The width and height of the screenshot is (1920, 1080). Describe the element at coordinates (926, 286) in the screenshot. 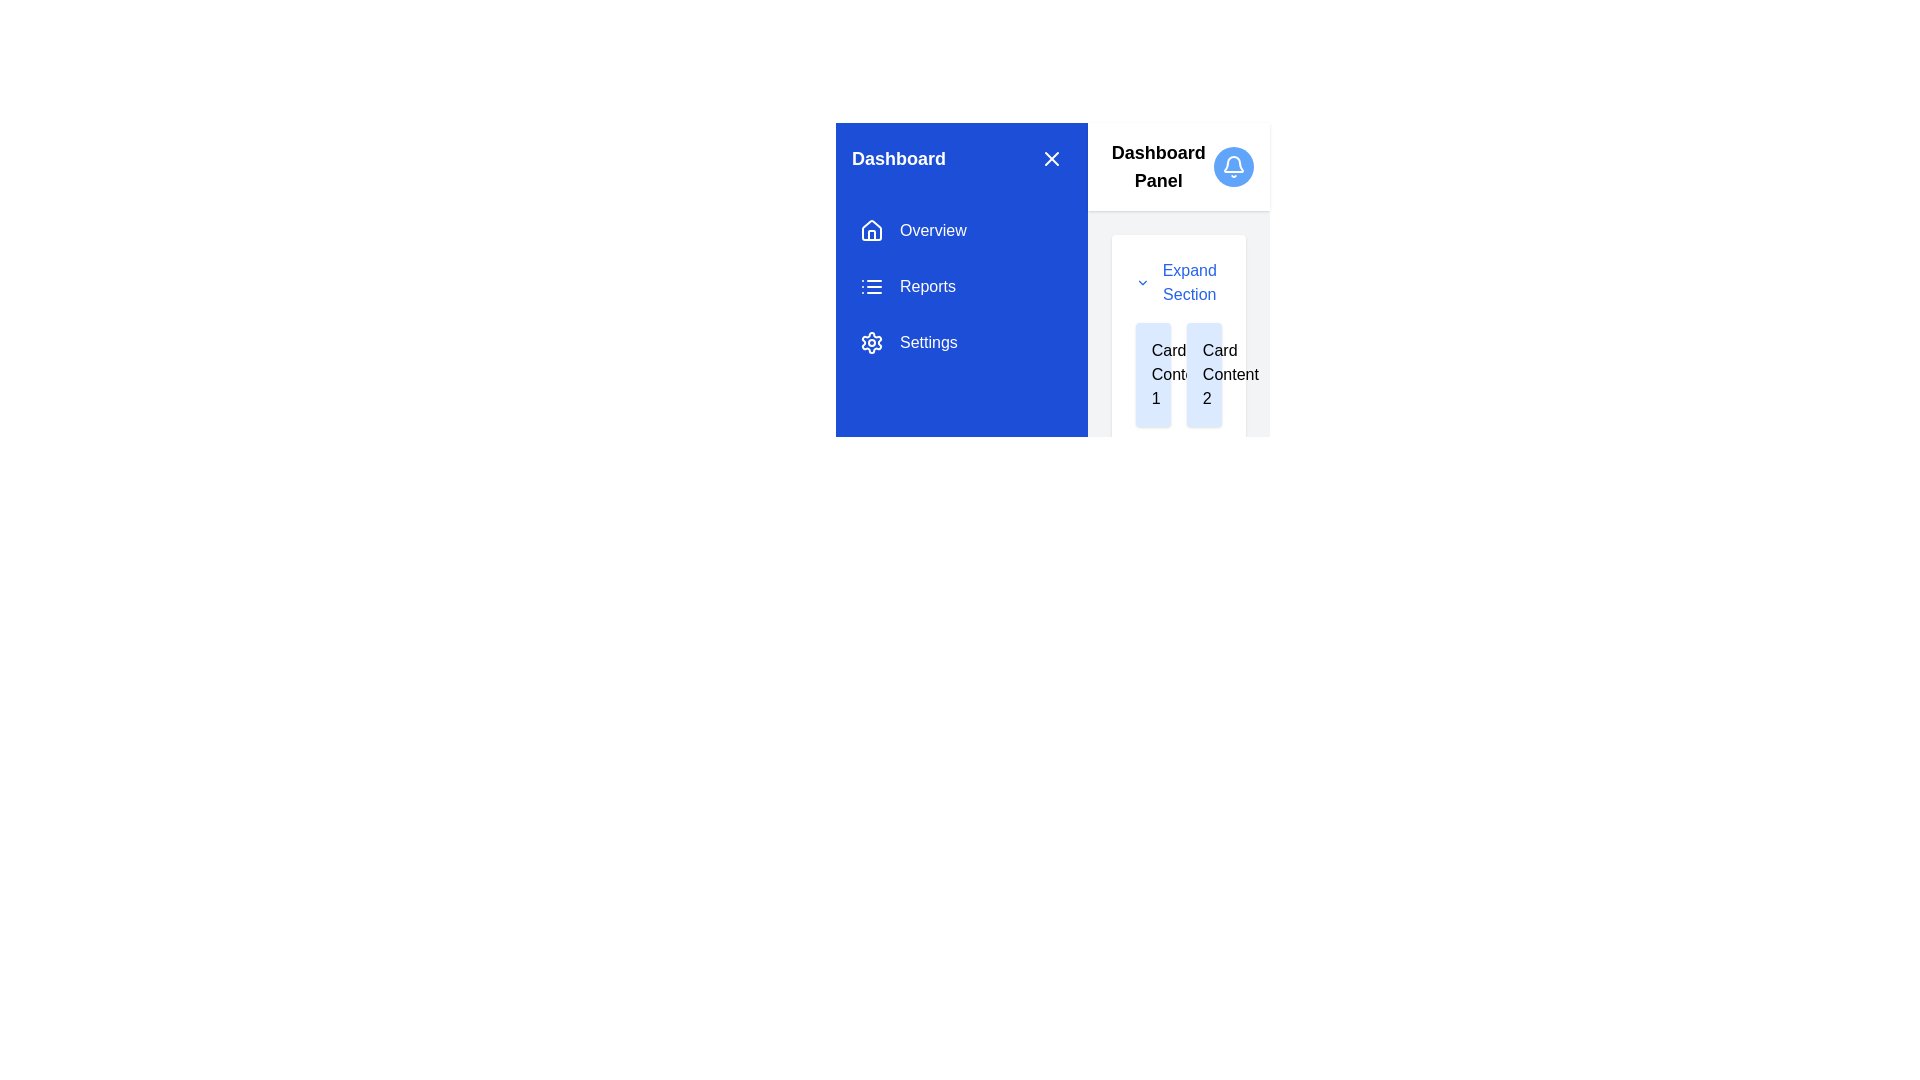

I see `the text label displaying 'Reports' in white, located in the left navigation menu between 'Overview' and 'Settings'` at that location.